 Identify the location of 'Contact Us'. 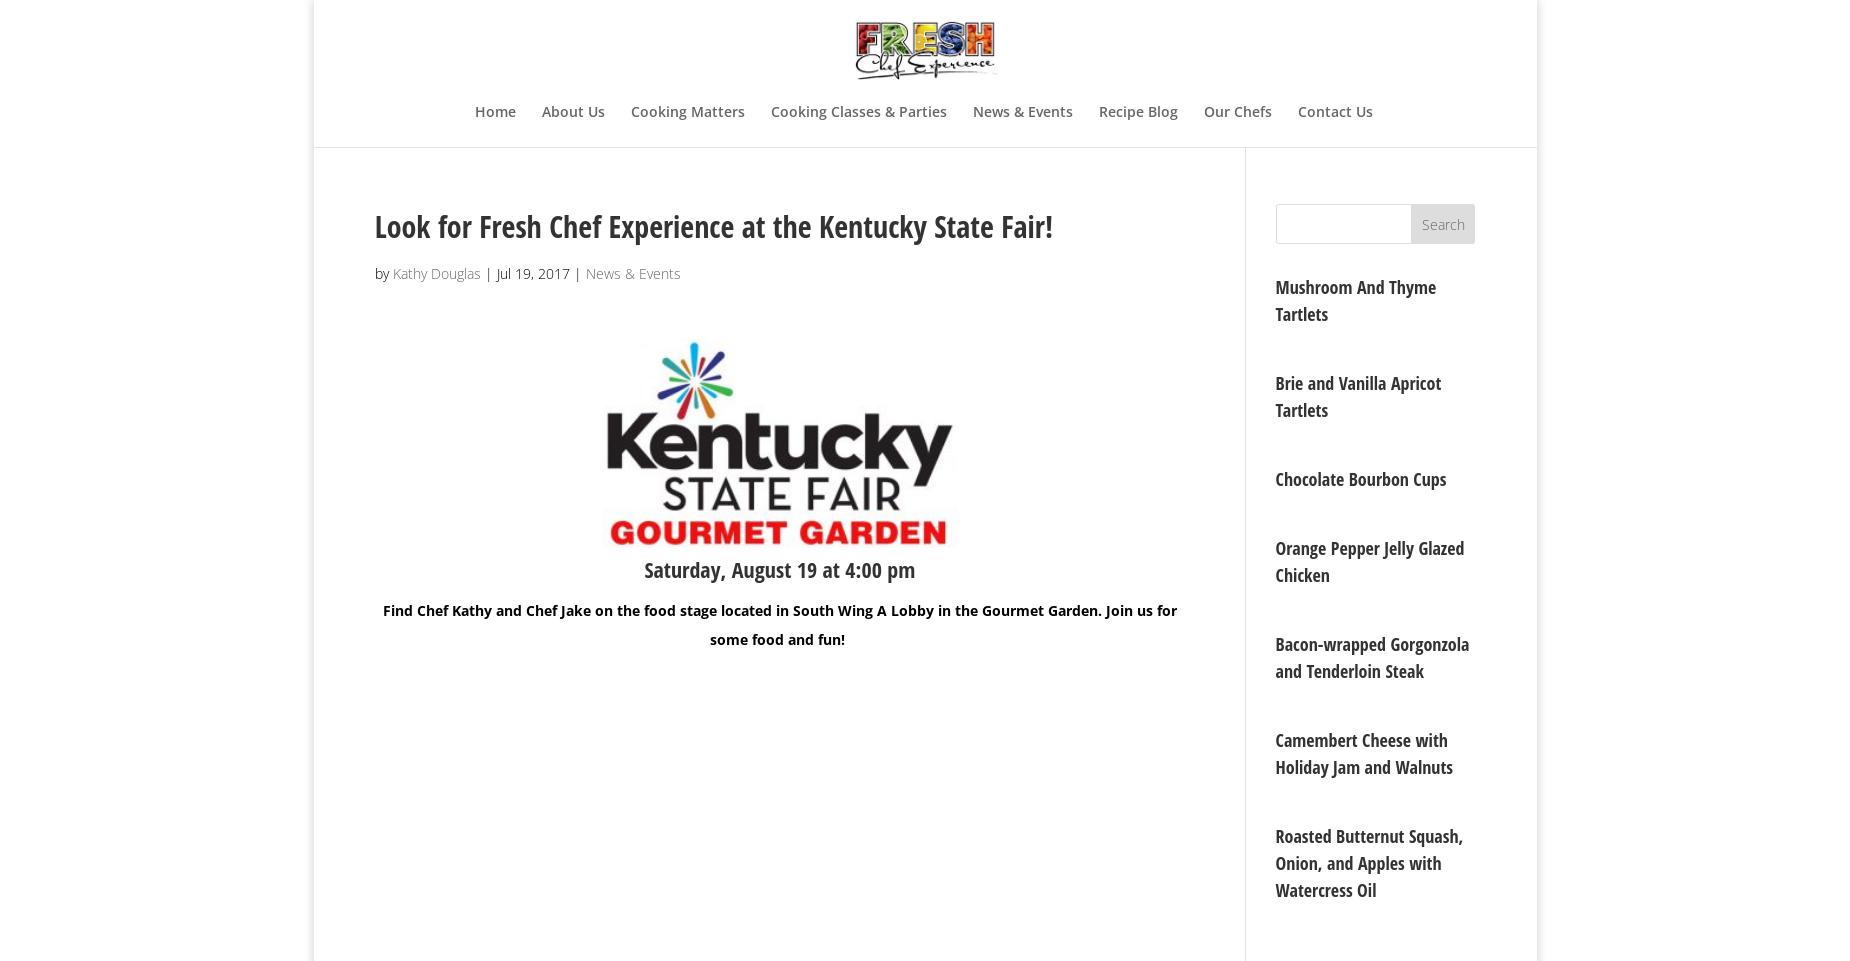
(1334, 110).